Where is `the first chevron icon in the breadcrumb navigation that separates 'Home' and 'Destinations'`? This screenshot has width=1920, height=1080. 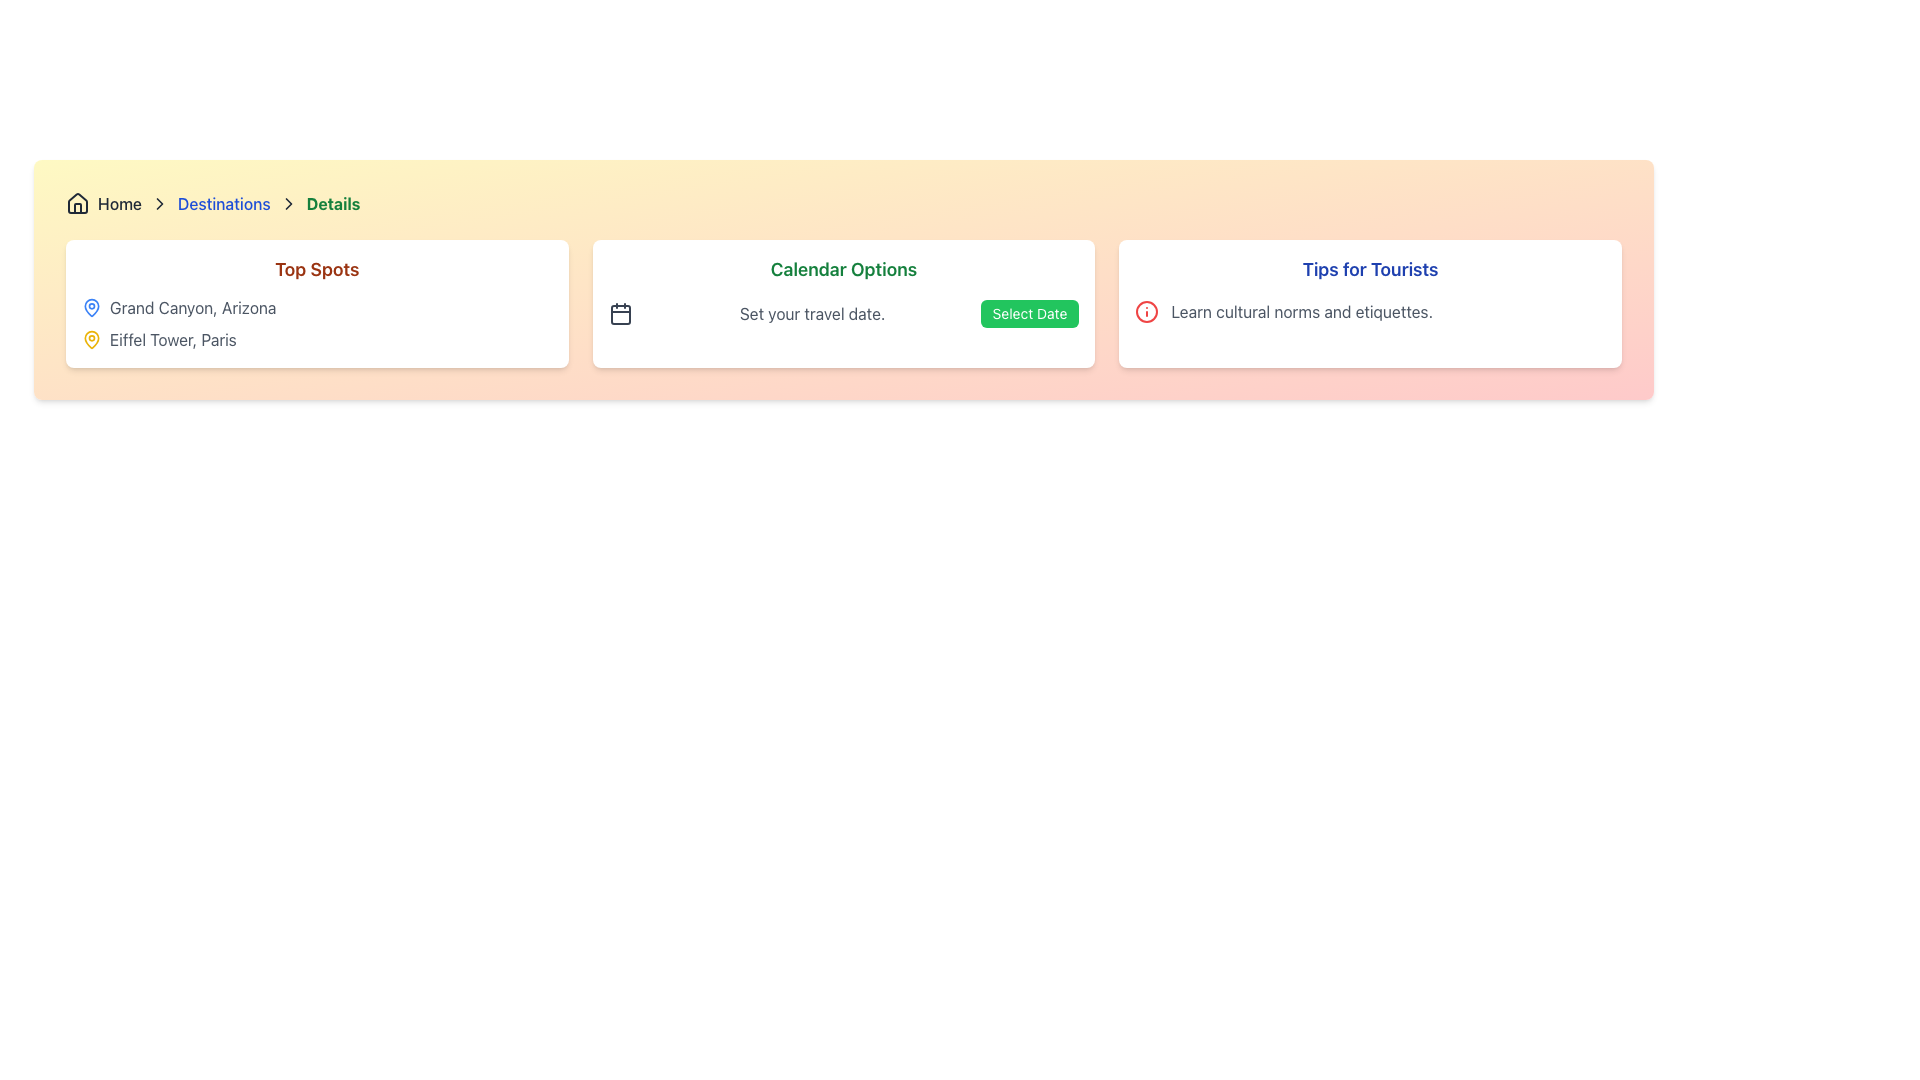
the first chevron icon in the breadcrumb navigation that separates 'Home' and 'Destinations' is located at coordinates (158, 204).